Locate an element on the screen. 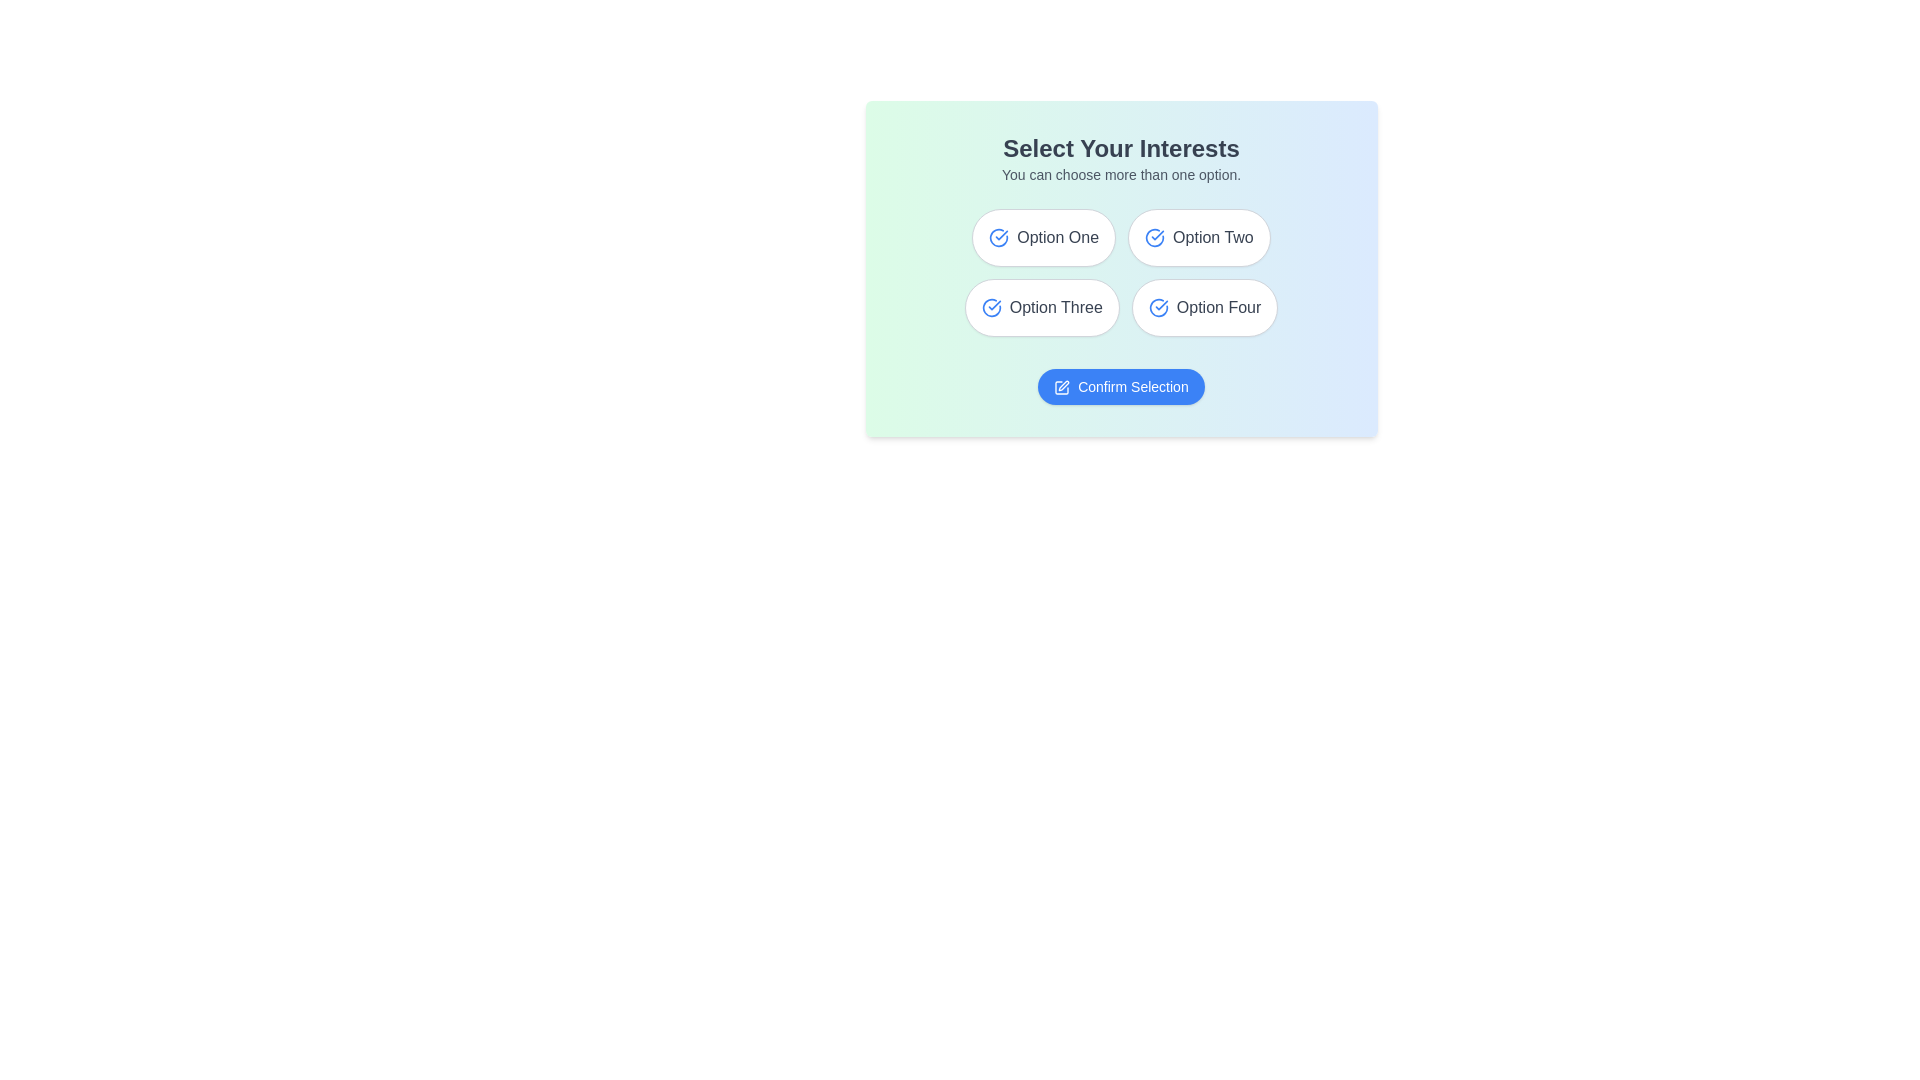  'Confirm Selection' button is located at coordinates (1121, 386).